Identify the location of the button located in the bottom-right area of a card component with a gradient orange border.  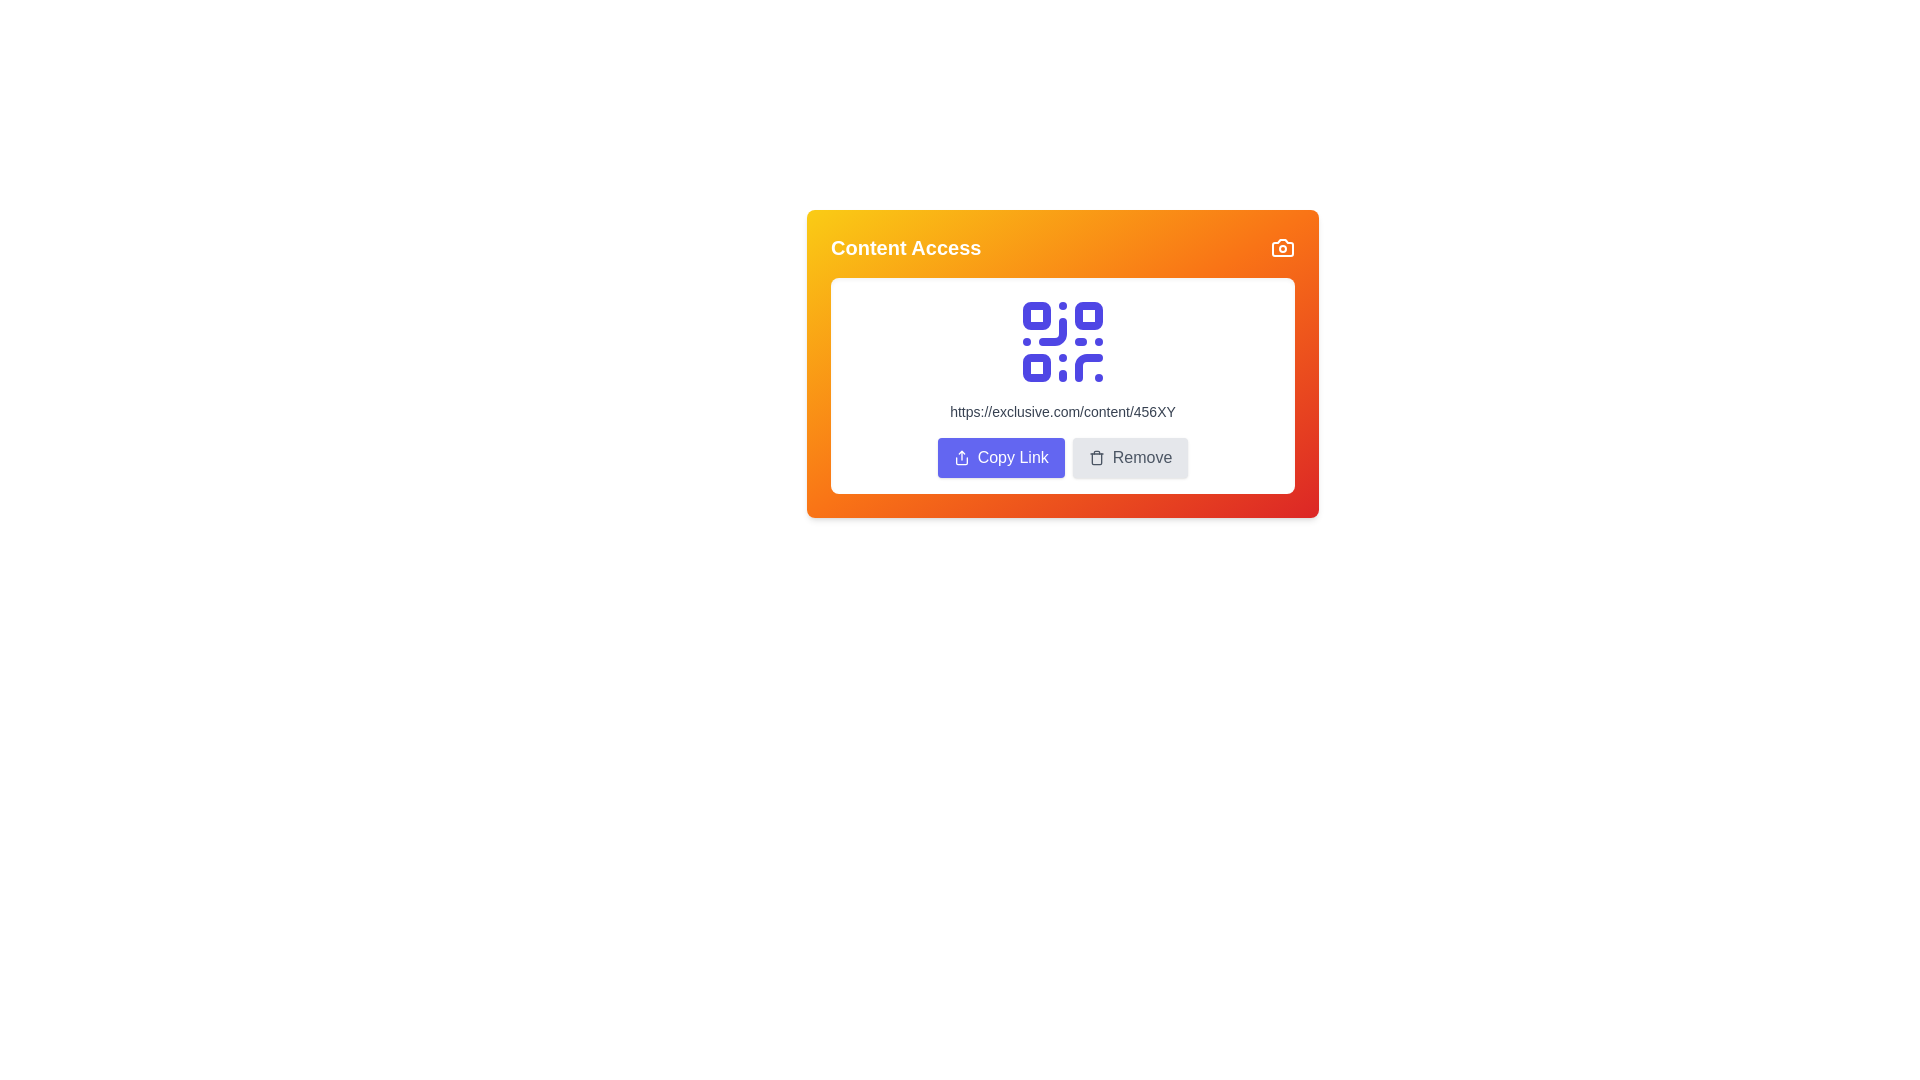
(1129, 458).